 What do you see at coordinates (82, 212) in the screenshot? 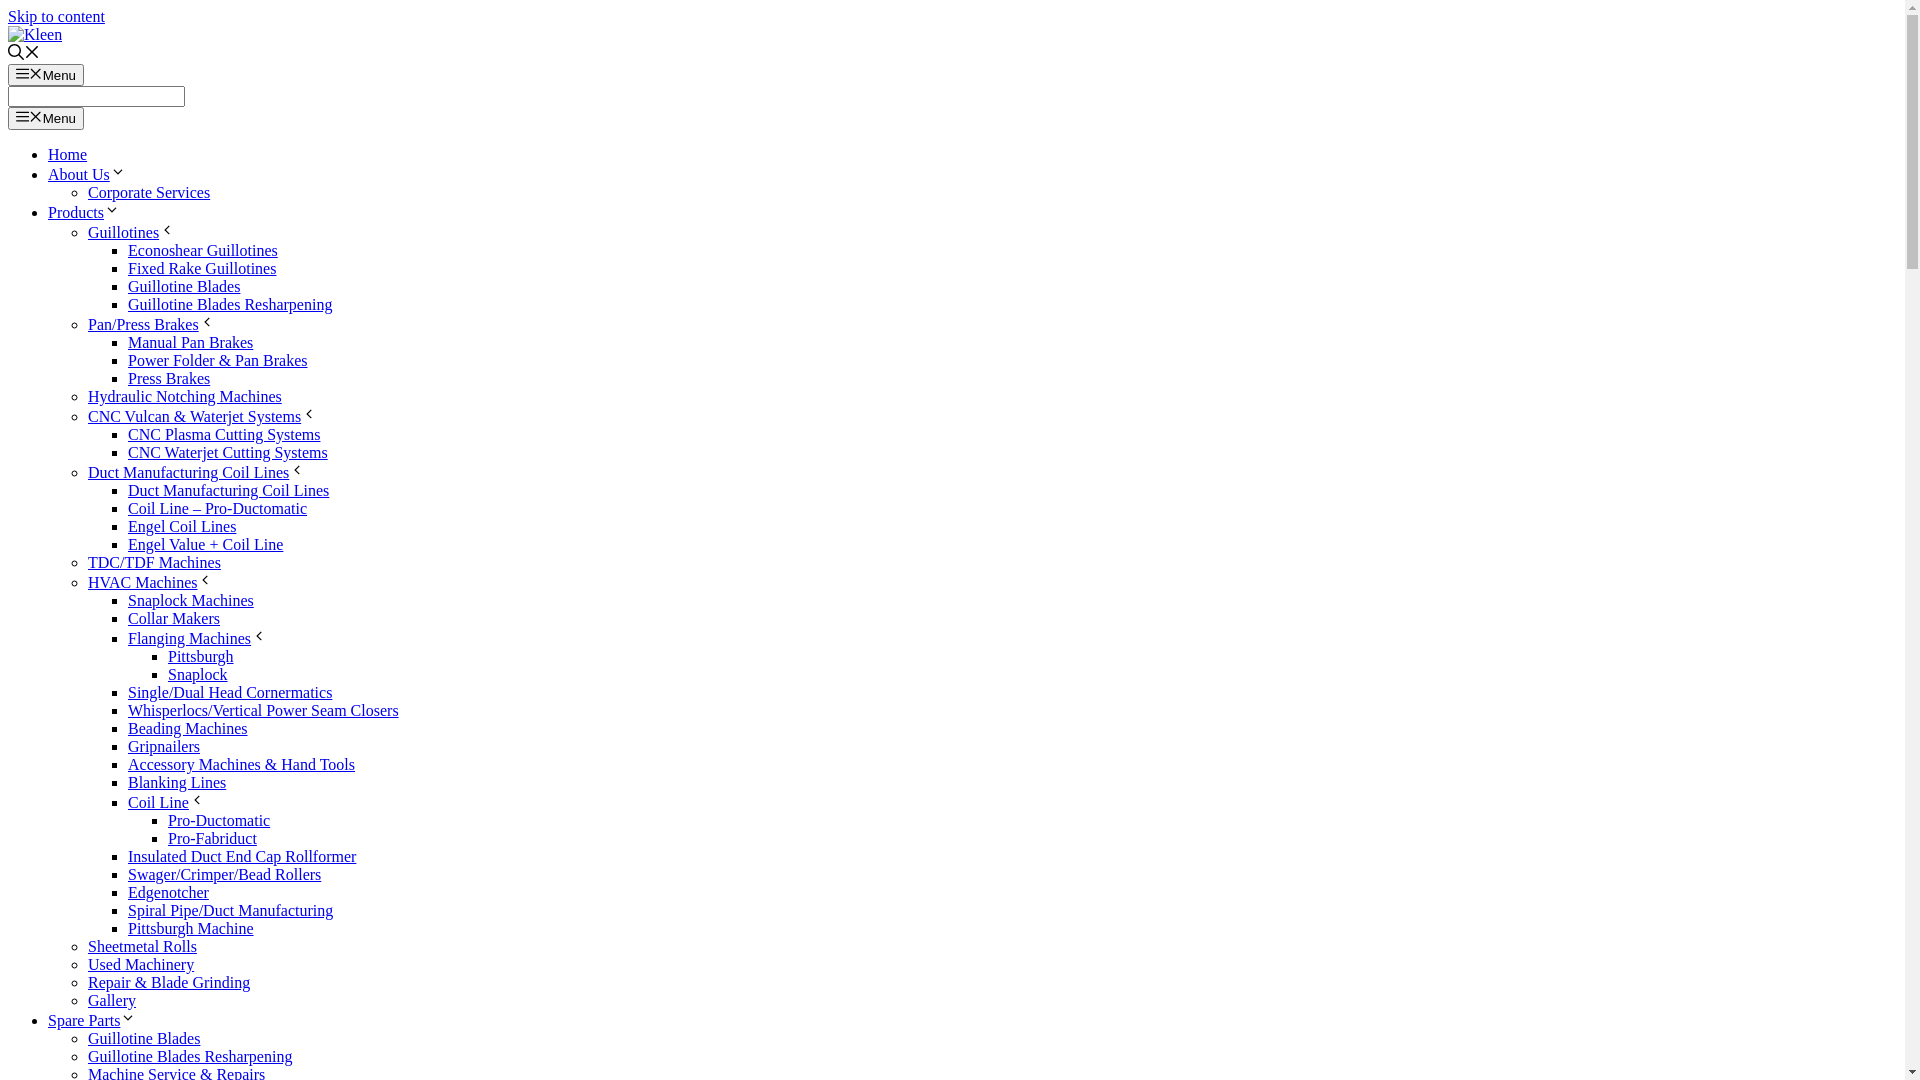
I see `'Products'` at bounding box center [82, 212].